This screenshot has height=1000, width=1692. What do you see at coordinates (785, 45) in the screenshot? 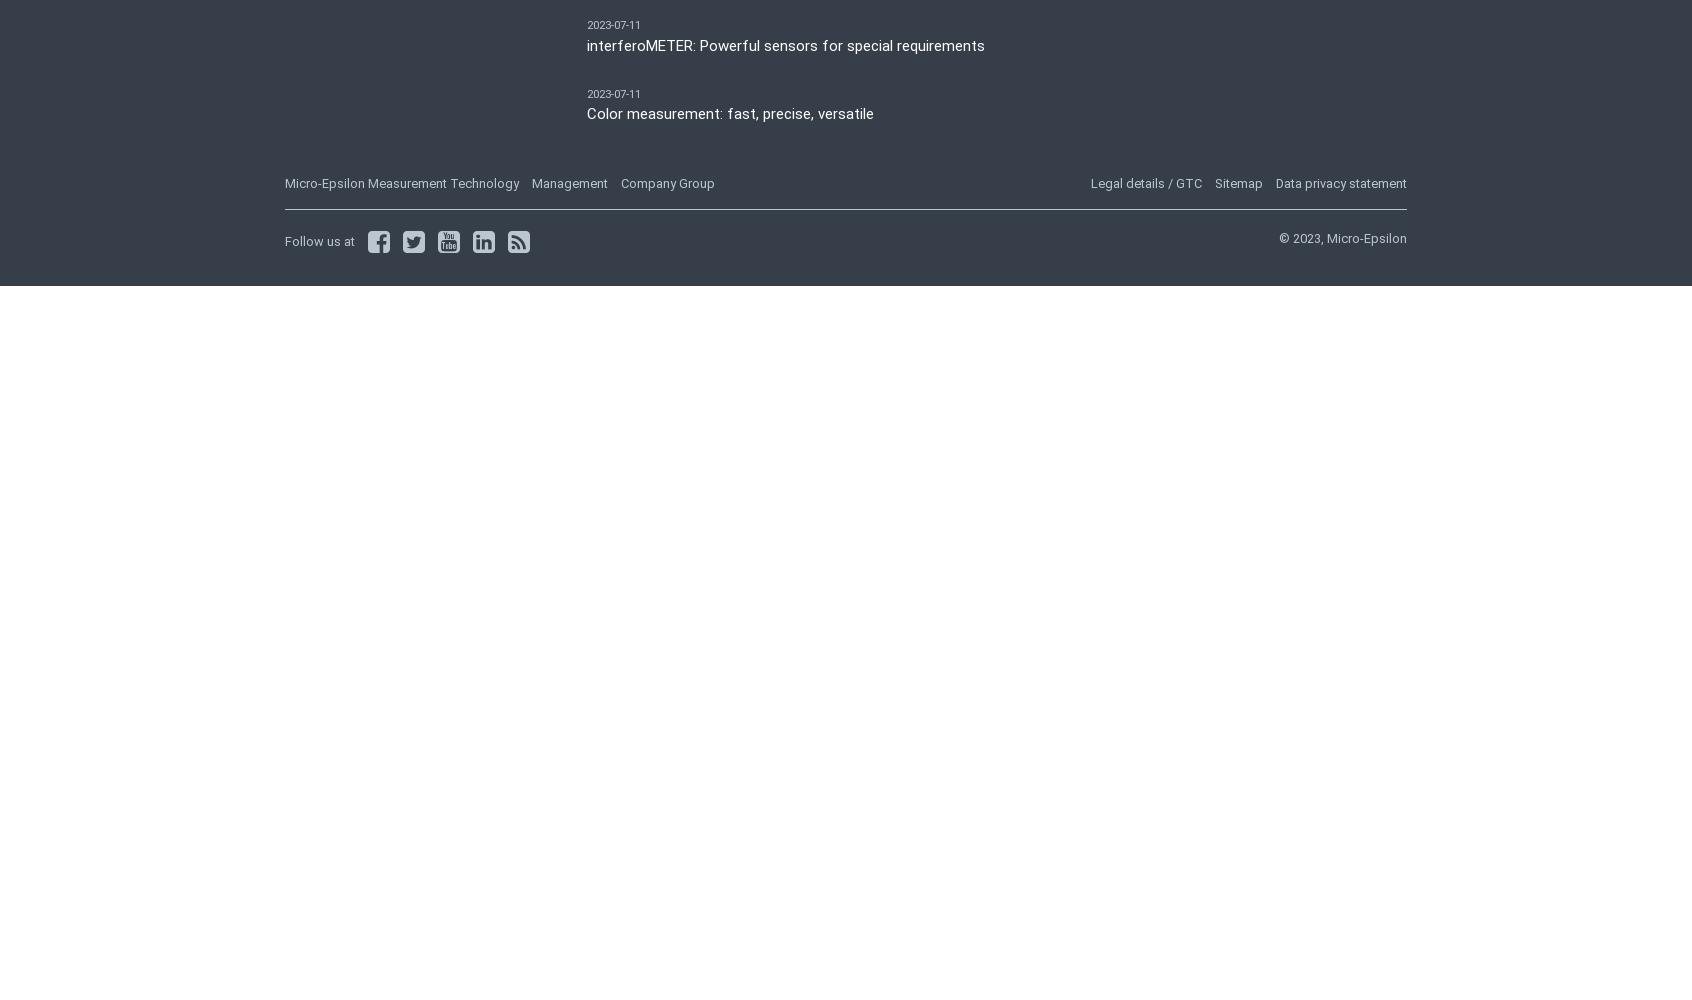
I see `'interferoMETER: Powerful sensors for special requirements'` at bounding box center [785, 45].